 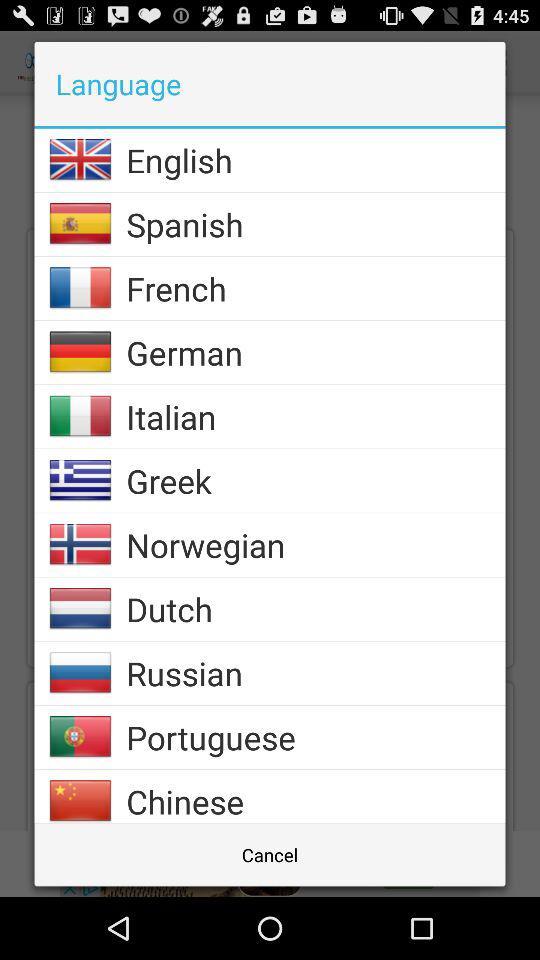 What do you see at coordinates (315, 159) in the screenshot?
I see `the english item` at bounding box center [315, 159].